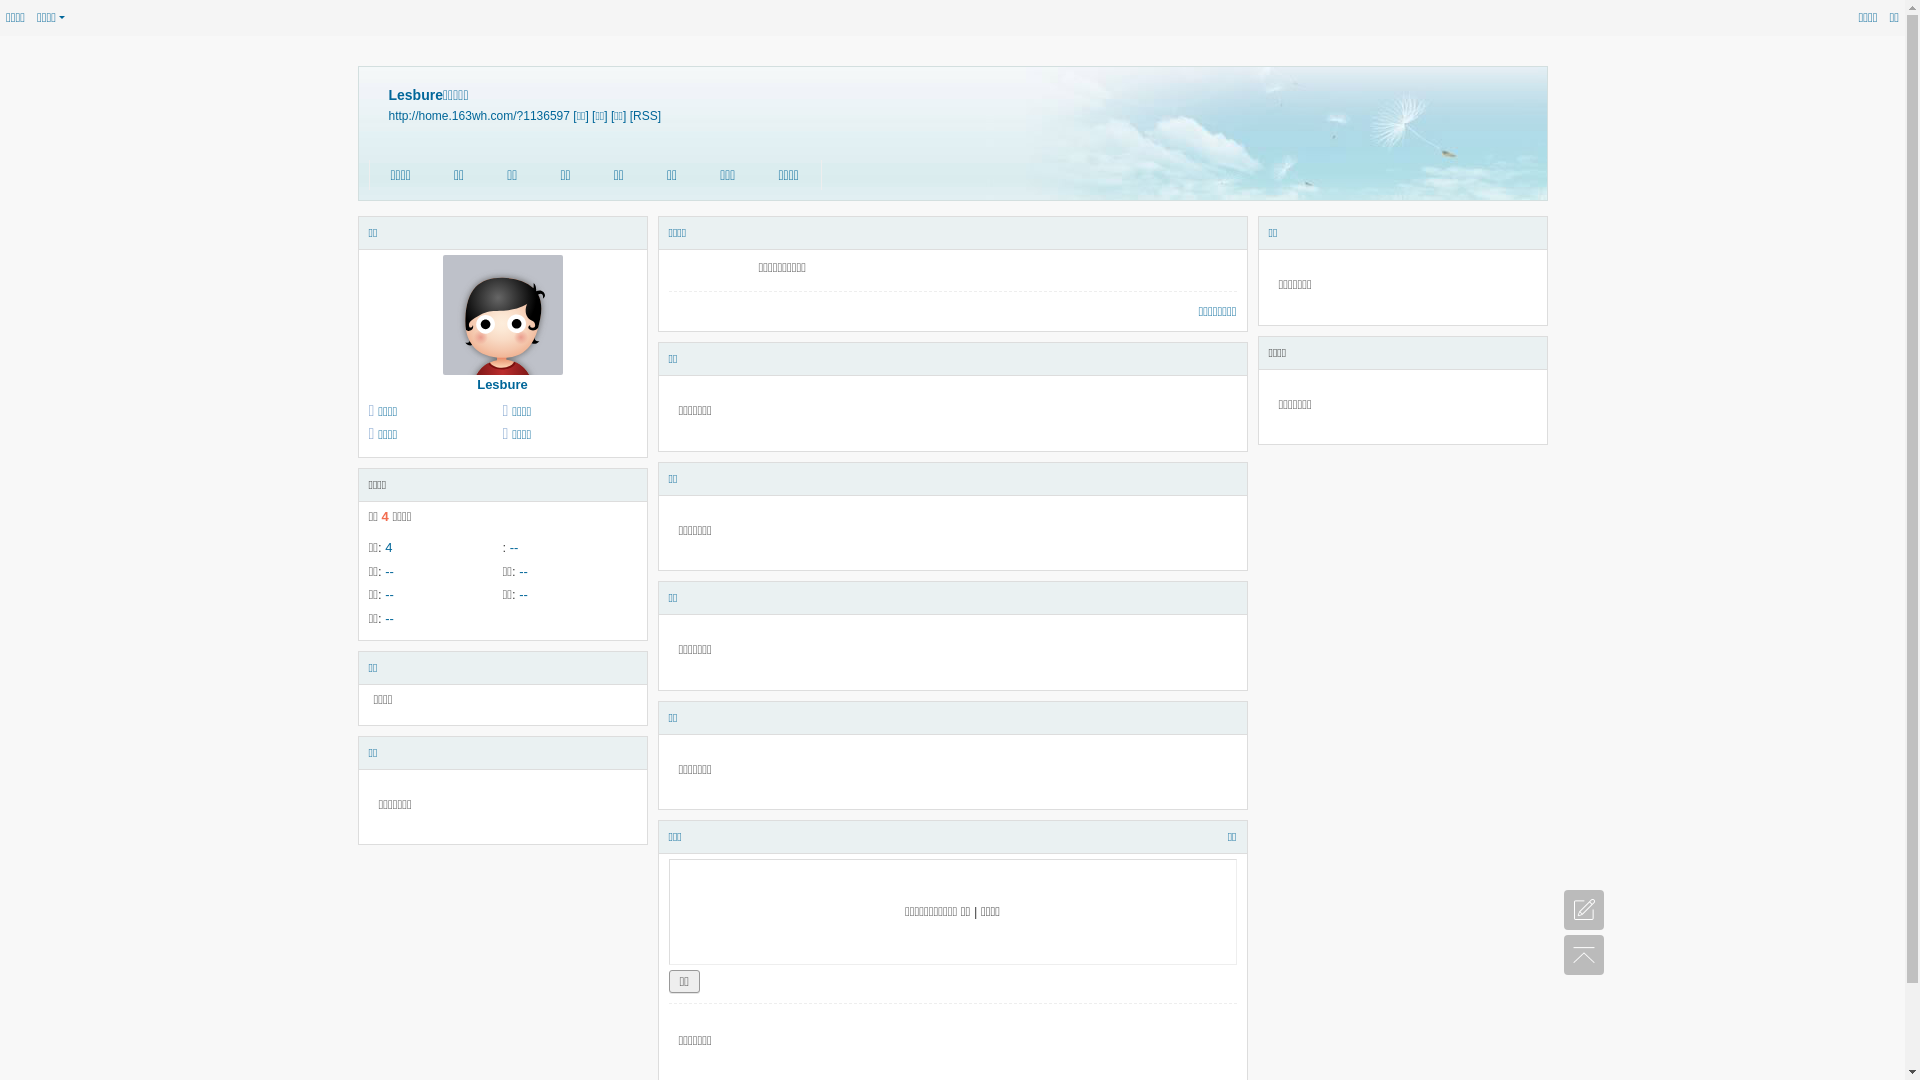 This screenshot has width=1920, height=1080. Describe the element at coordinates (477, 115) in the screenshot. I see `'http://home.163wh.com/?1136597'` at that location.